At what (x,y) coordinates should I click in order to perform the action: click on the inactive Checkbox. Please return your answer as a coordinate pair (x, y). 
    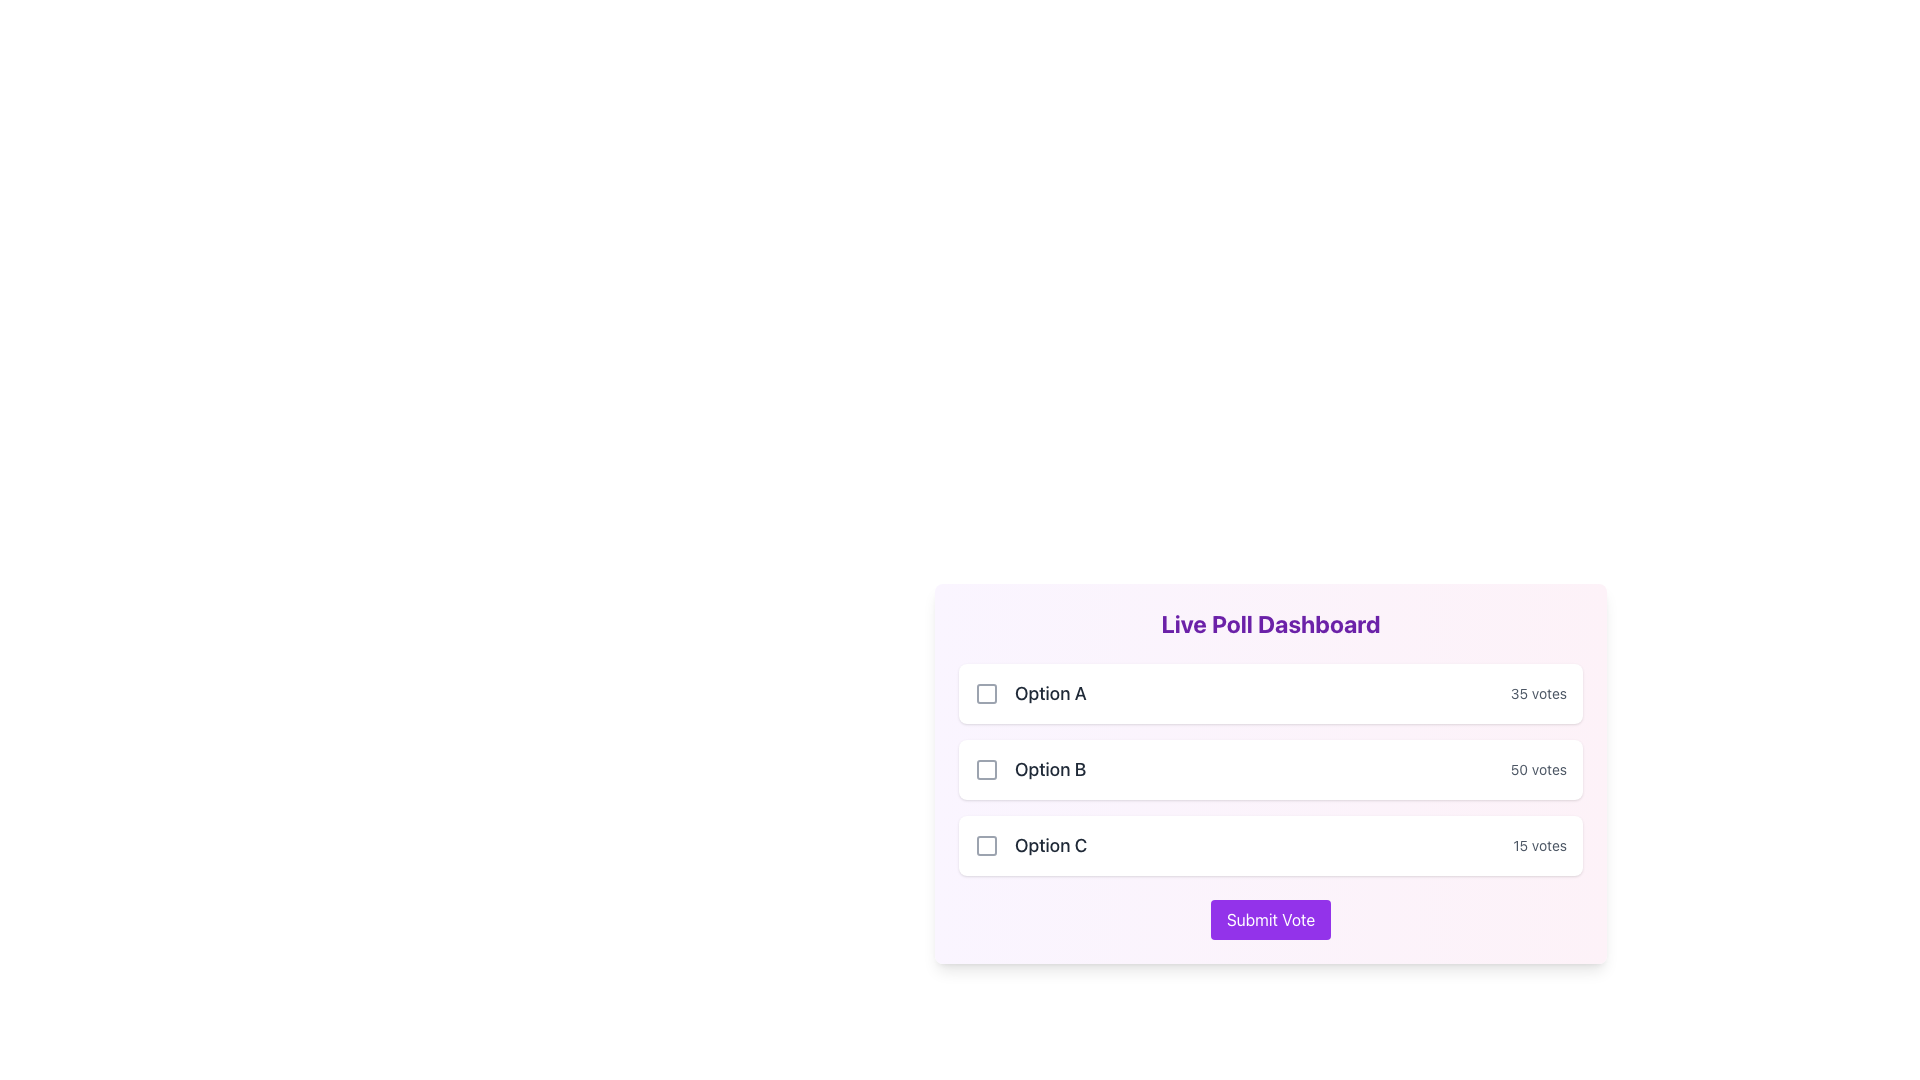
    Looking at the image, I should click on (987, 845).